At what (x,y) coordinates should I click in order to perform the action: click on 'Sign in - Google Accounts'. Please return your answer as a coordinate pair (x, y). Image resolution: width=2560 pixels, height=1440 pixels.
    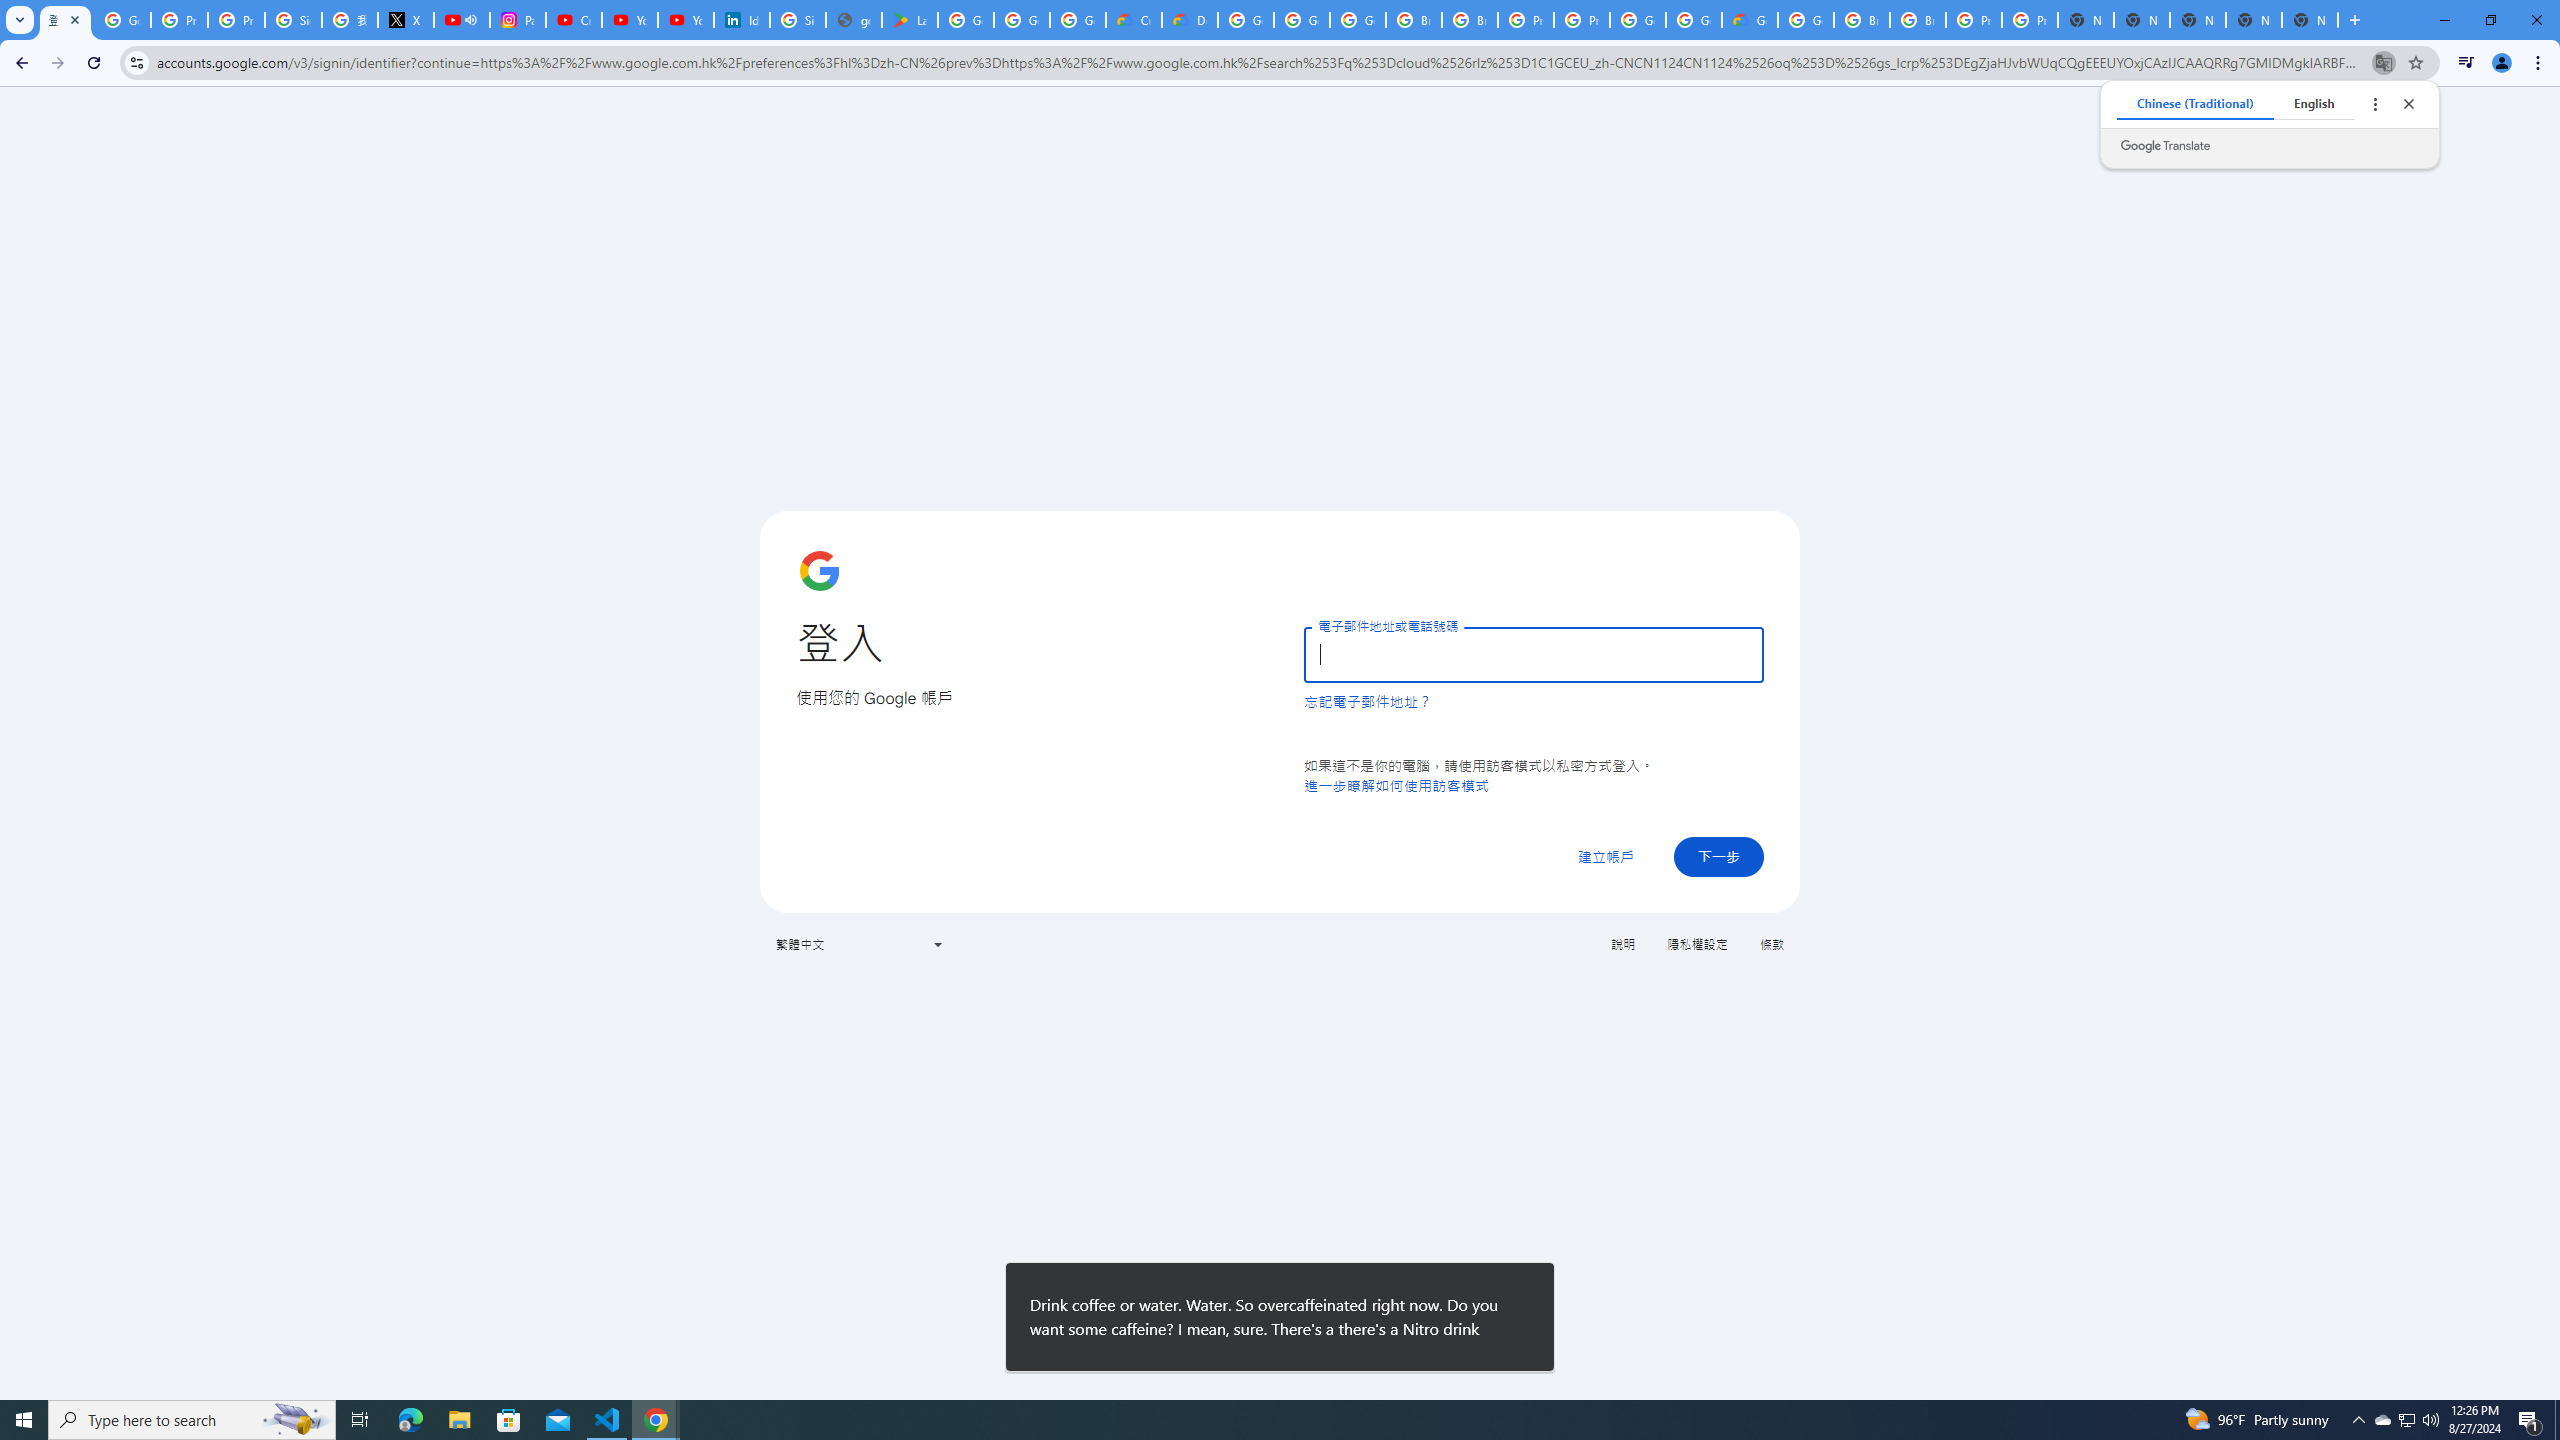
    Looking at the image, I should click on (293, 19).